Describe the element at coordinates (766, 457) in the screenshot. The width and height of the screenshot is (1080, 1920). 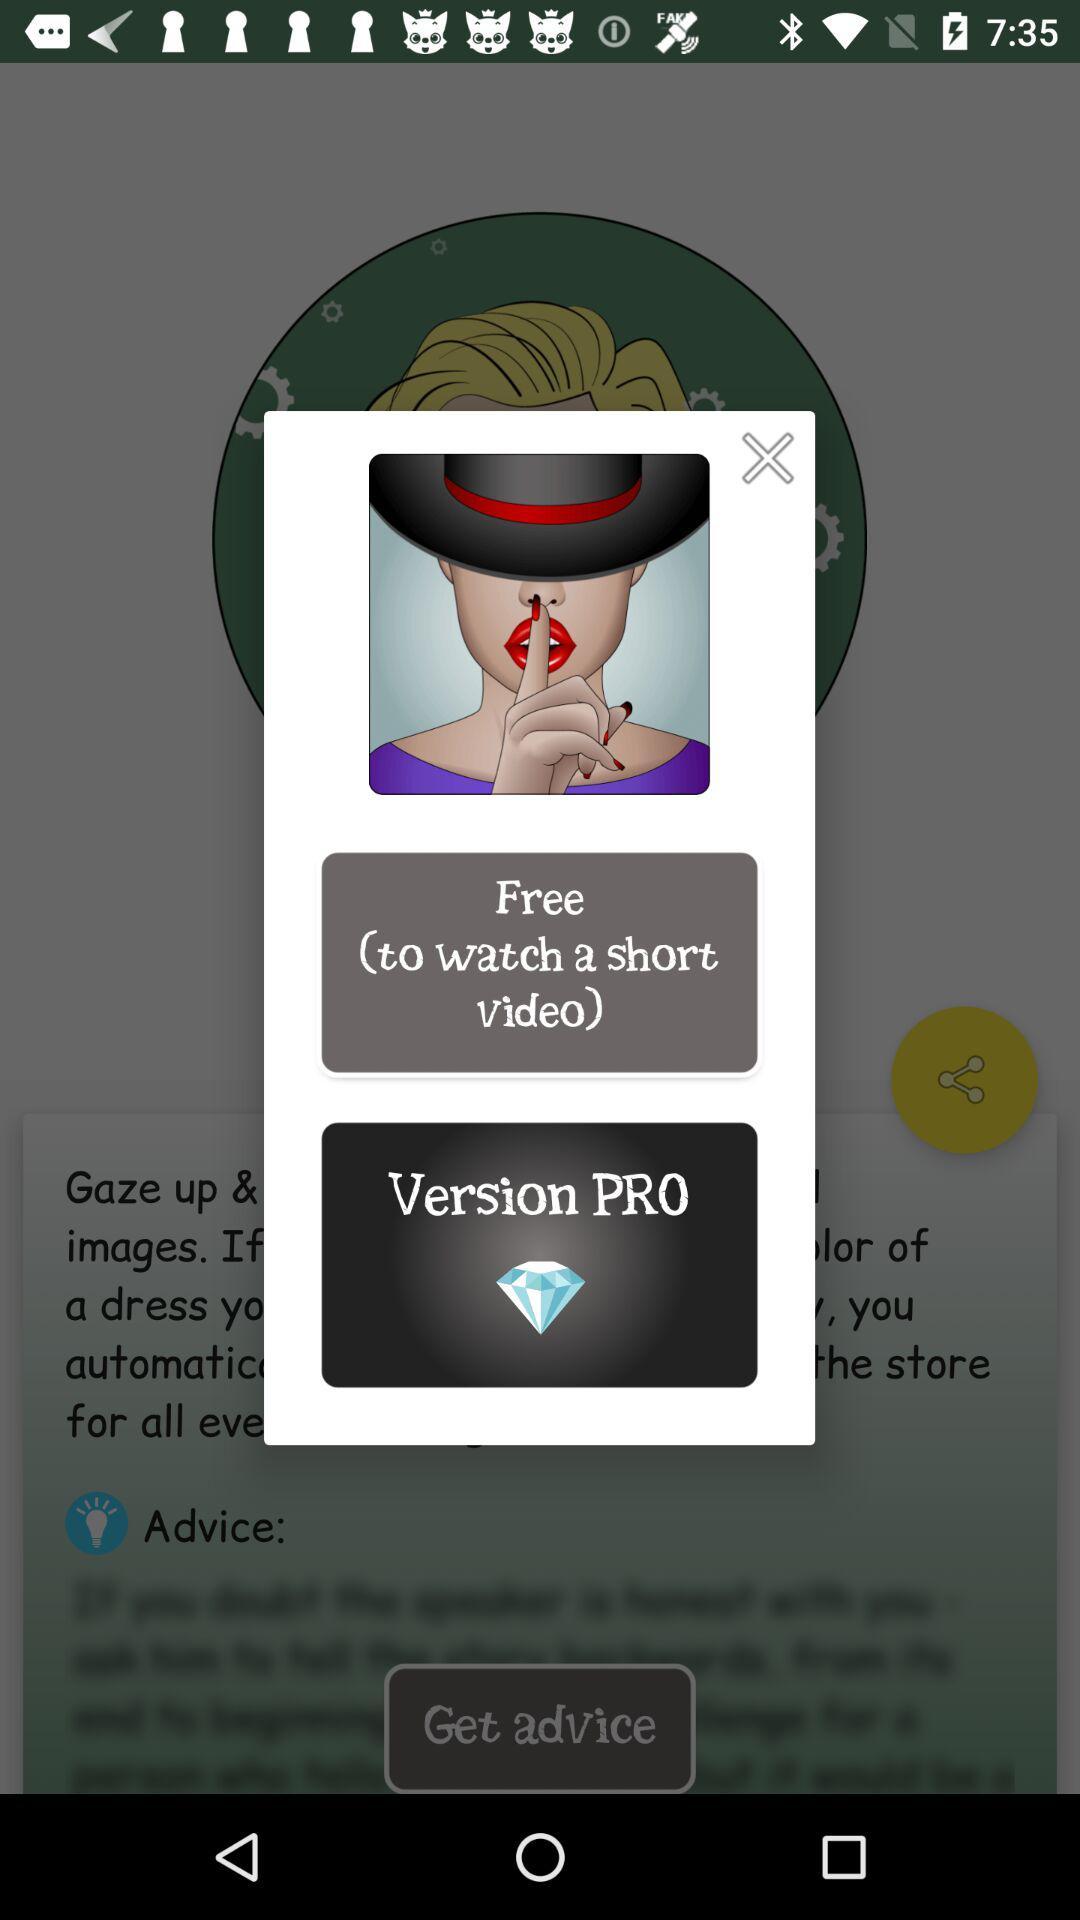
I see `the window` at that location.